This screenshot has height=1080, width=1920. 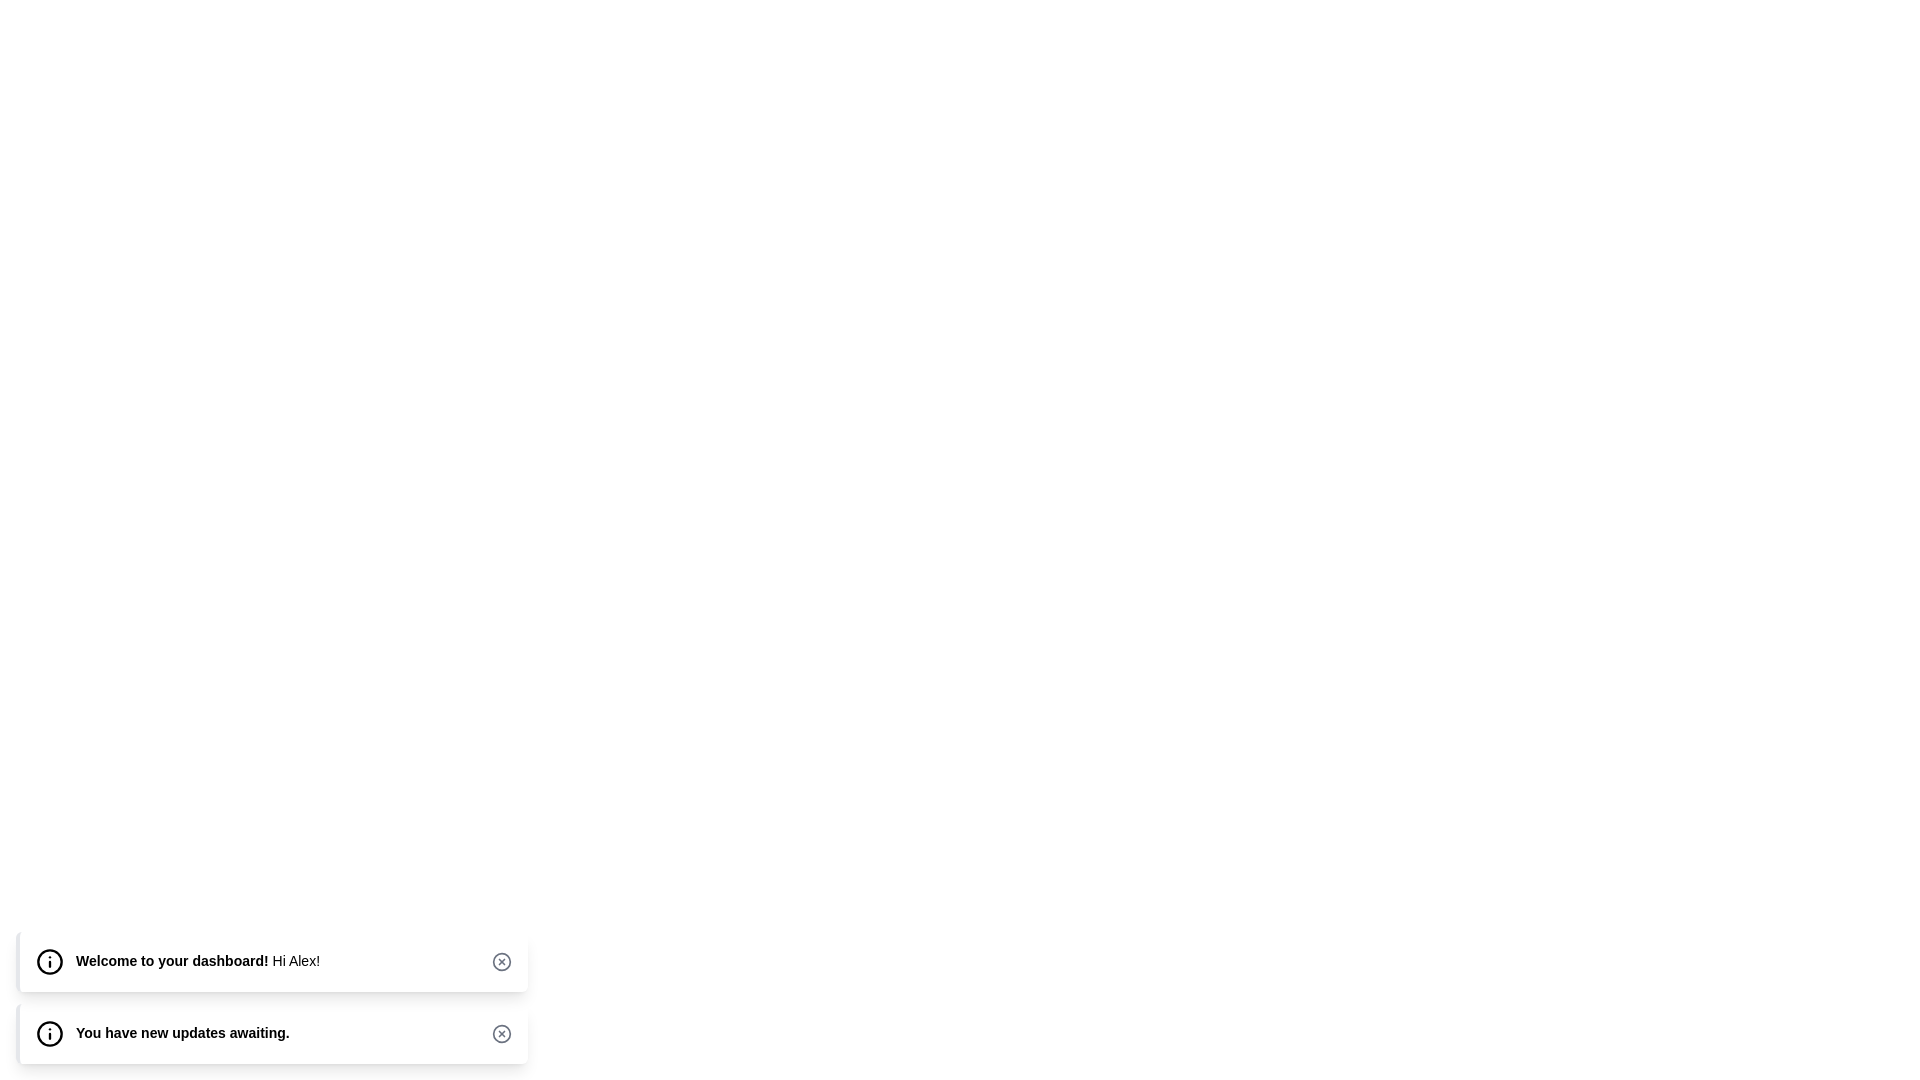 I want to click on the informational icon located to the far left of the notification bar that indicates 'You have new updates awaiting.', so click(x=49, y=1033).